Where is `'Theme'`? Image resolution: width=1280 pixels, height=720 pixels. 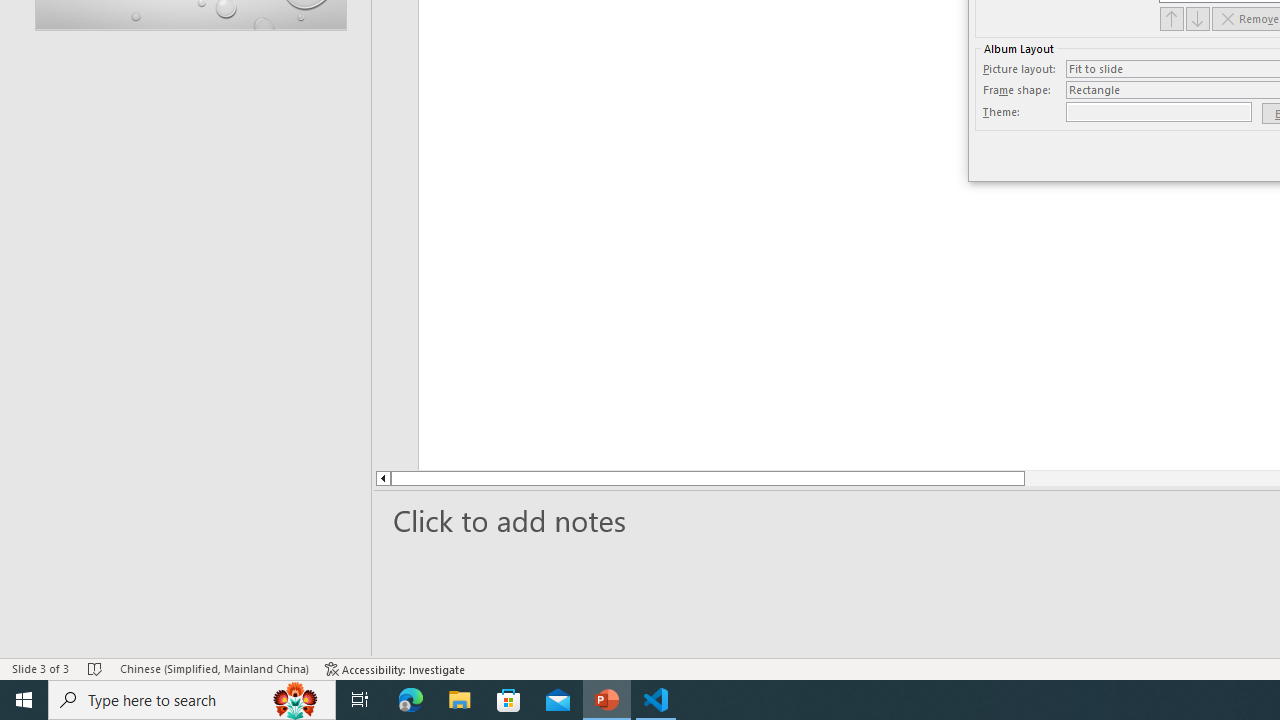 'Theme' is located at coordinates (1159, 111).